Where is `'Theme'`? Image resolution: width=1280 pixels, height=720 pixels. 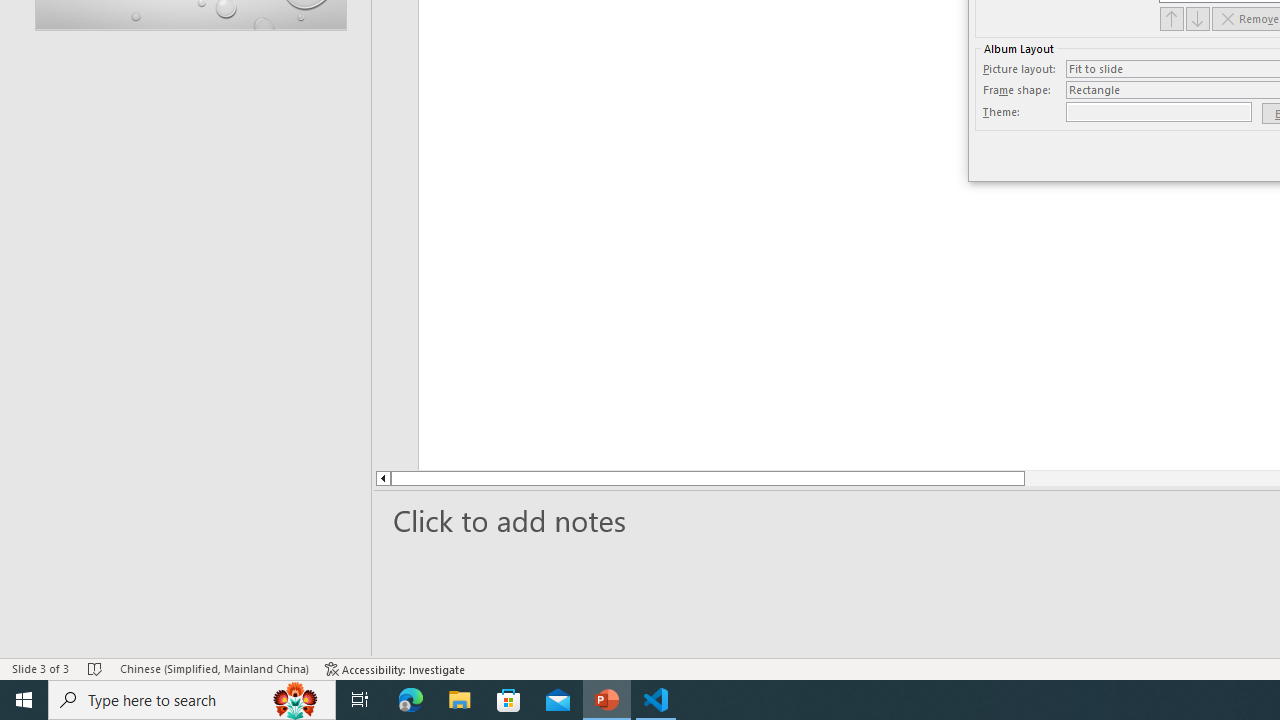 'Theme' is located at coordinates (1159, 111).